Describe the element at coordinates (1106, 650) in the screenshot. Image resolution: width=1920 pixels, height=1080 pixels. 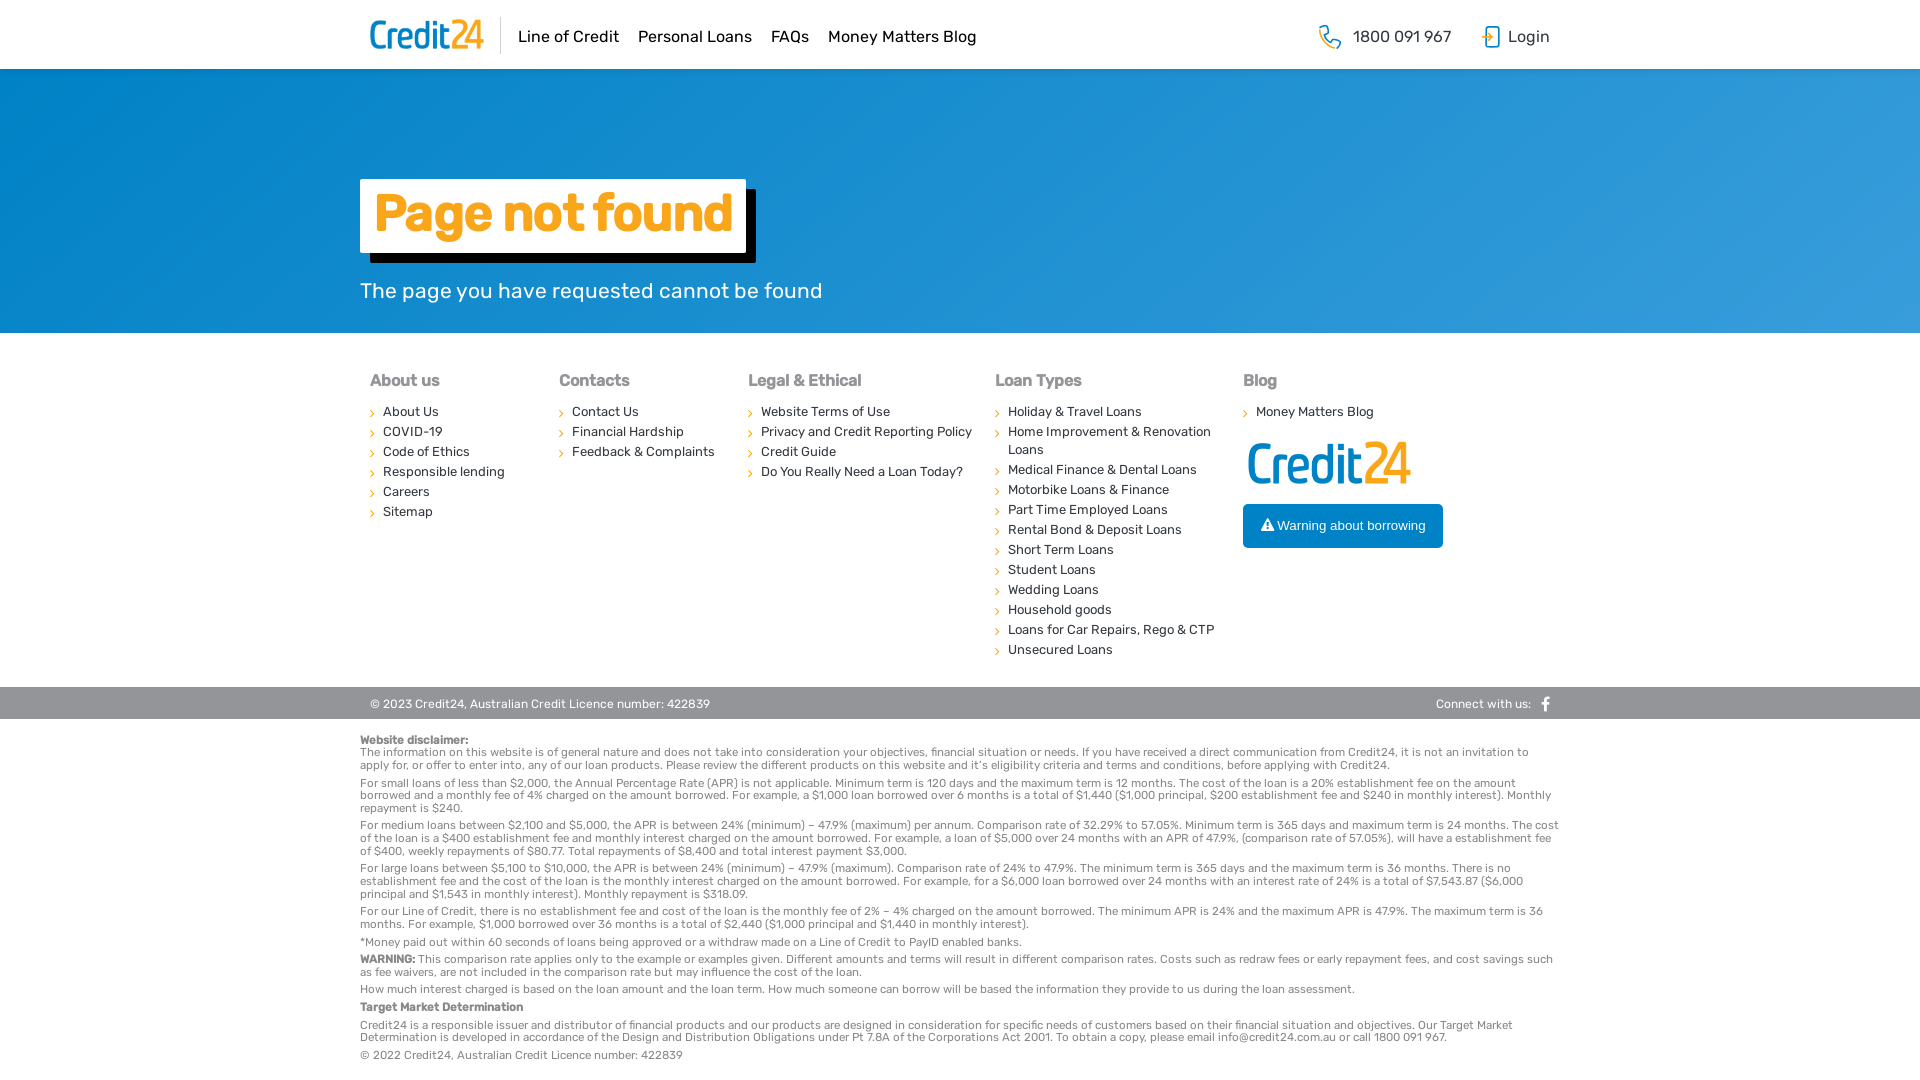
I see `'Unsecured Loans'` at that location.